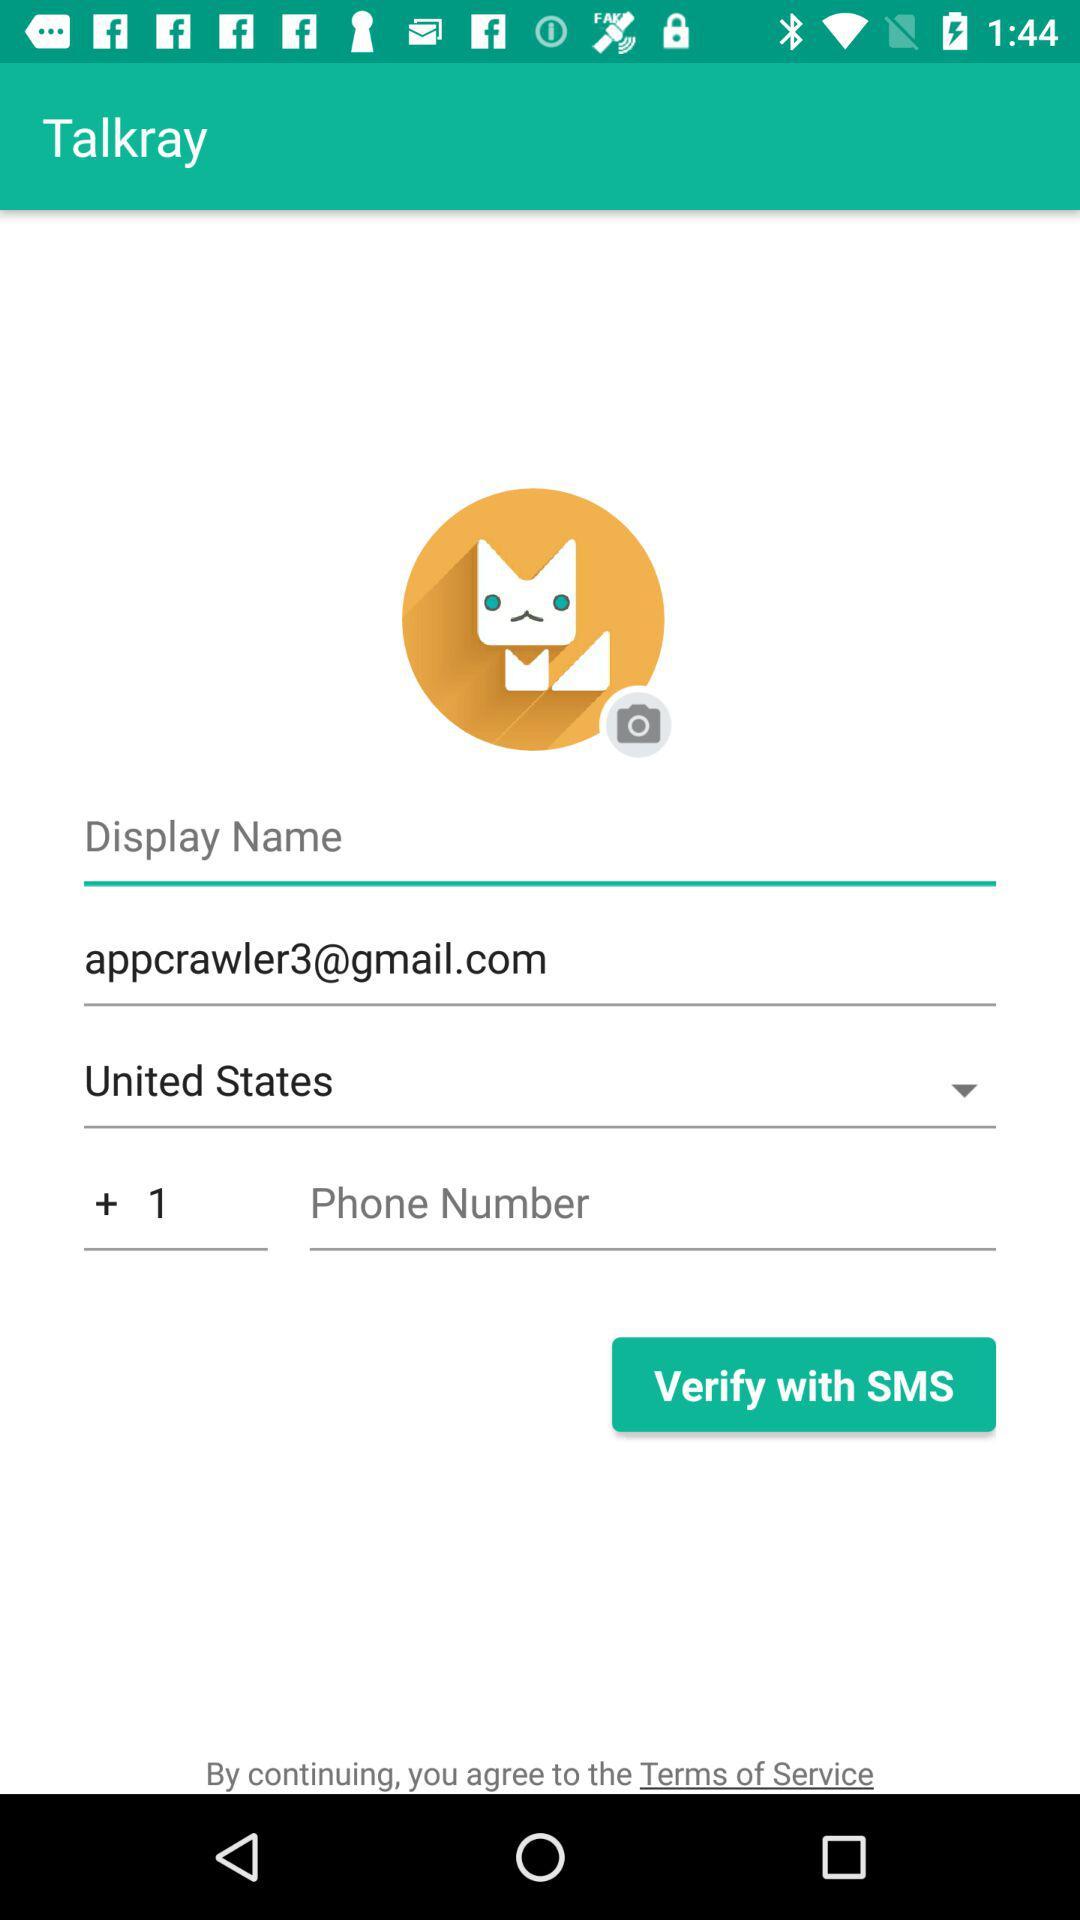  I want to click on item below the verify with sms icon, so click(538, 1772).